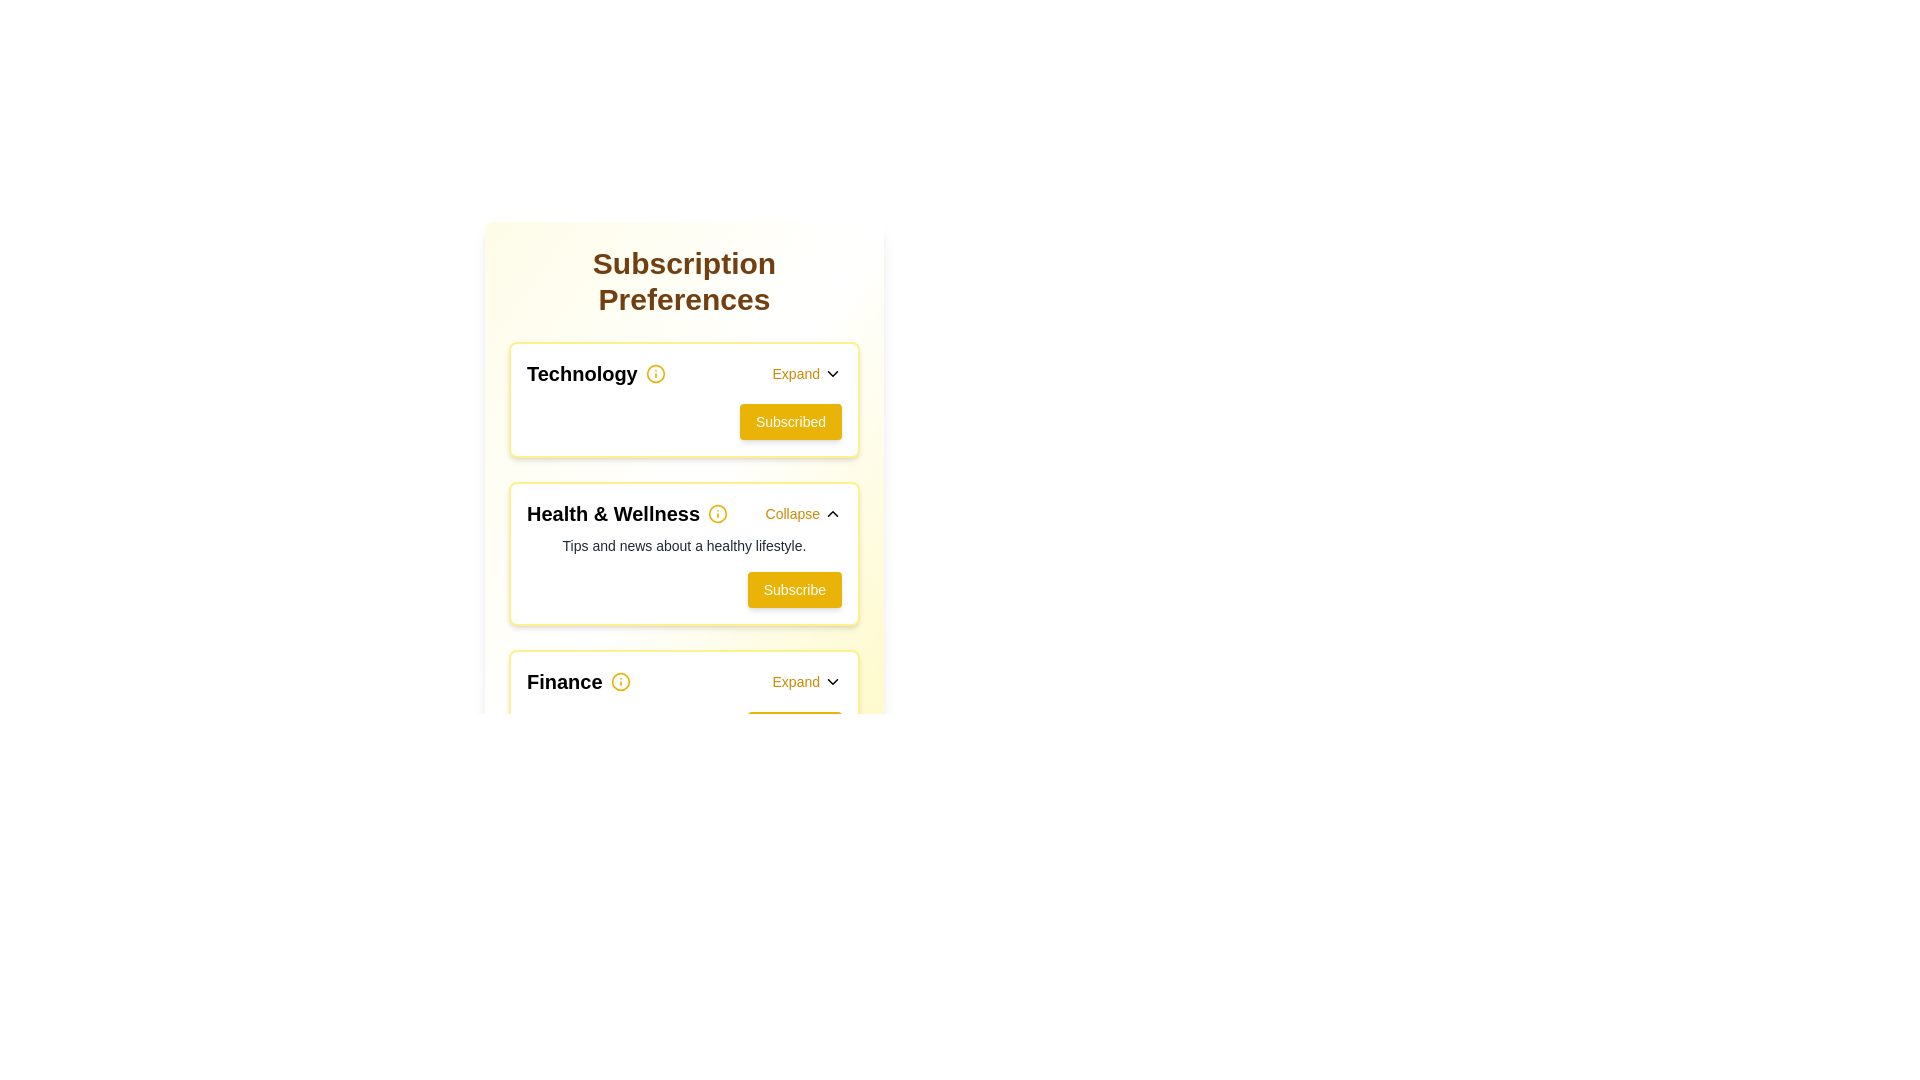 This screenshot has width=1920, height=1080. I want to click on the interactive icon located to the right of the 'Expand' text in the 'Finance' section, so click(833, 681).